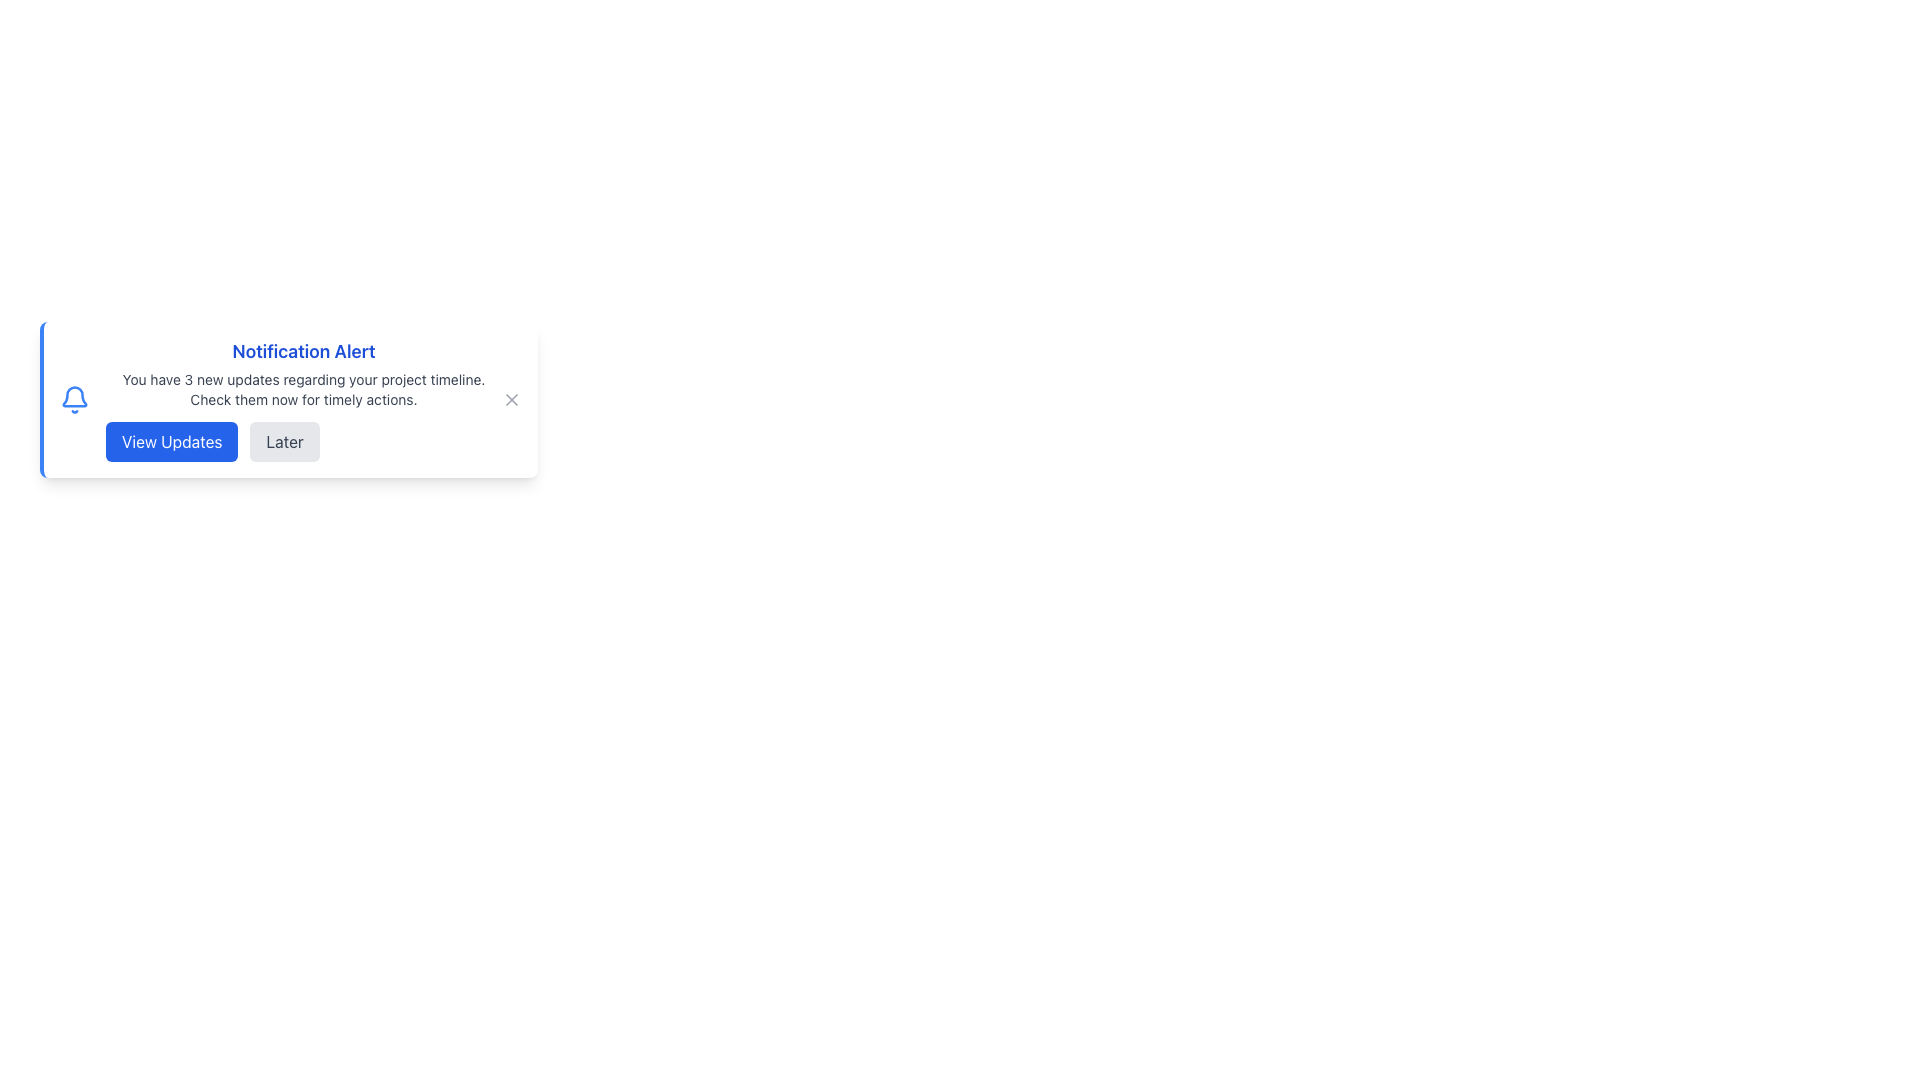  What do you see at coordinates (512, 400) in the screenshot?
I see `the graphical close icon represented by a diagonal cross (X) located in the top-right corner of the notification dialog box` at bounding box center [512, 400].